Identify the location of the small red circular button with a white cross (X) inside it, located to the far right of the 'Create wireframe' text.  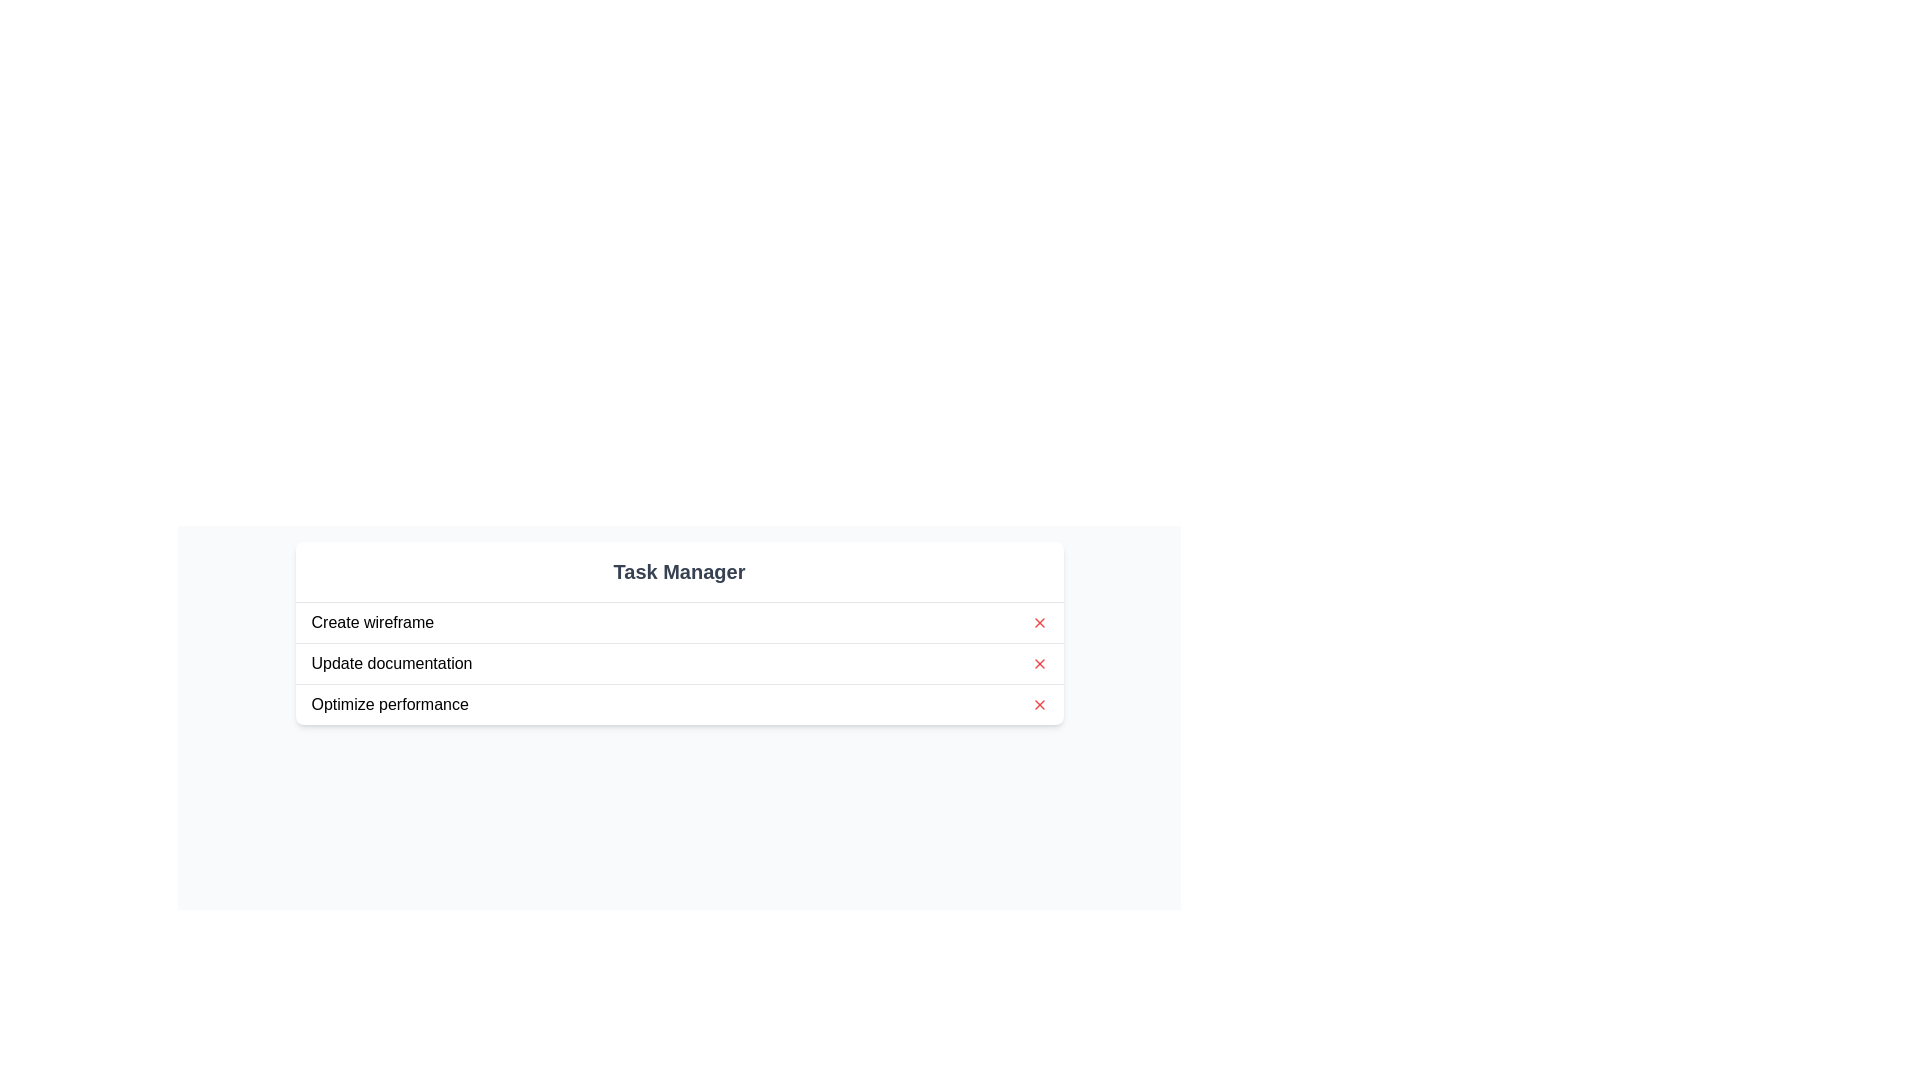
(1039, 622).